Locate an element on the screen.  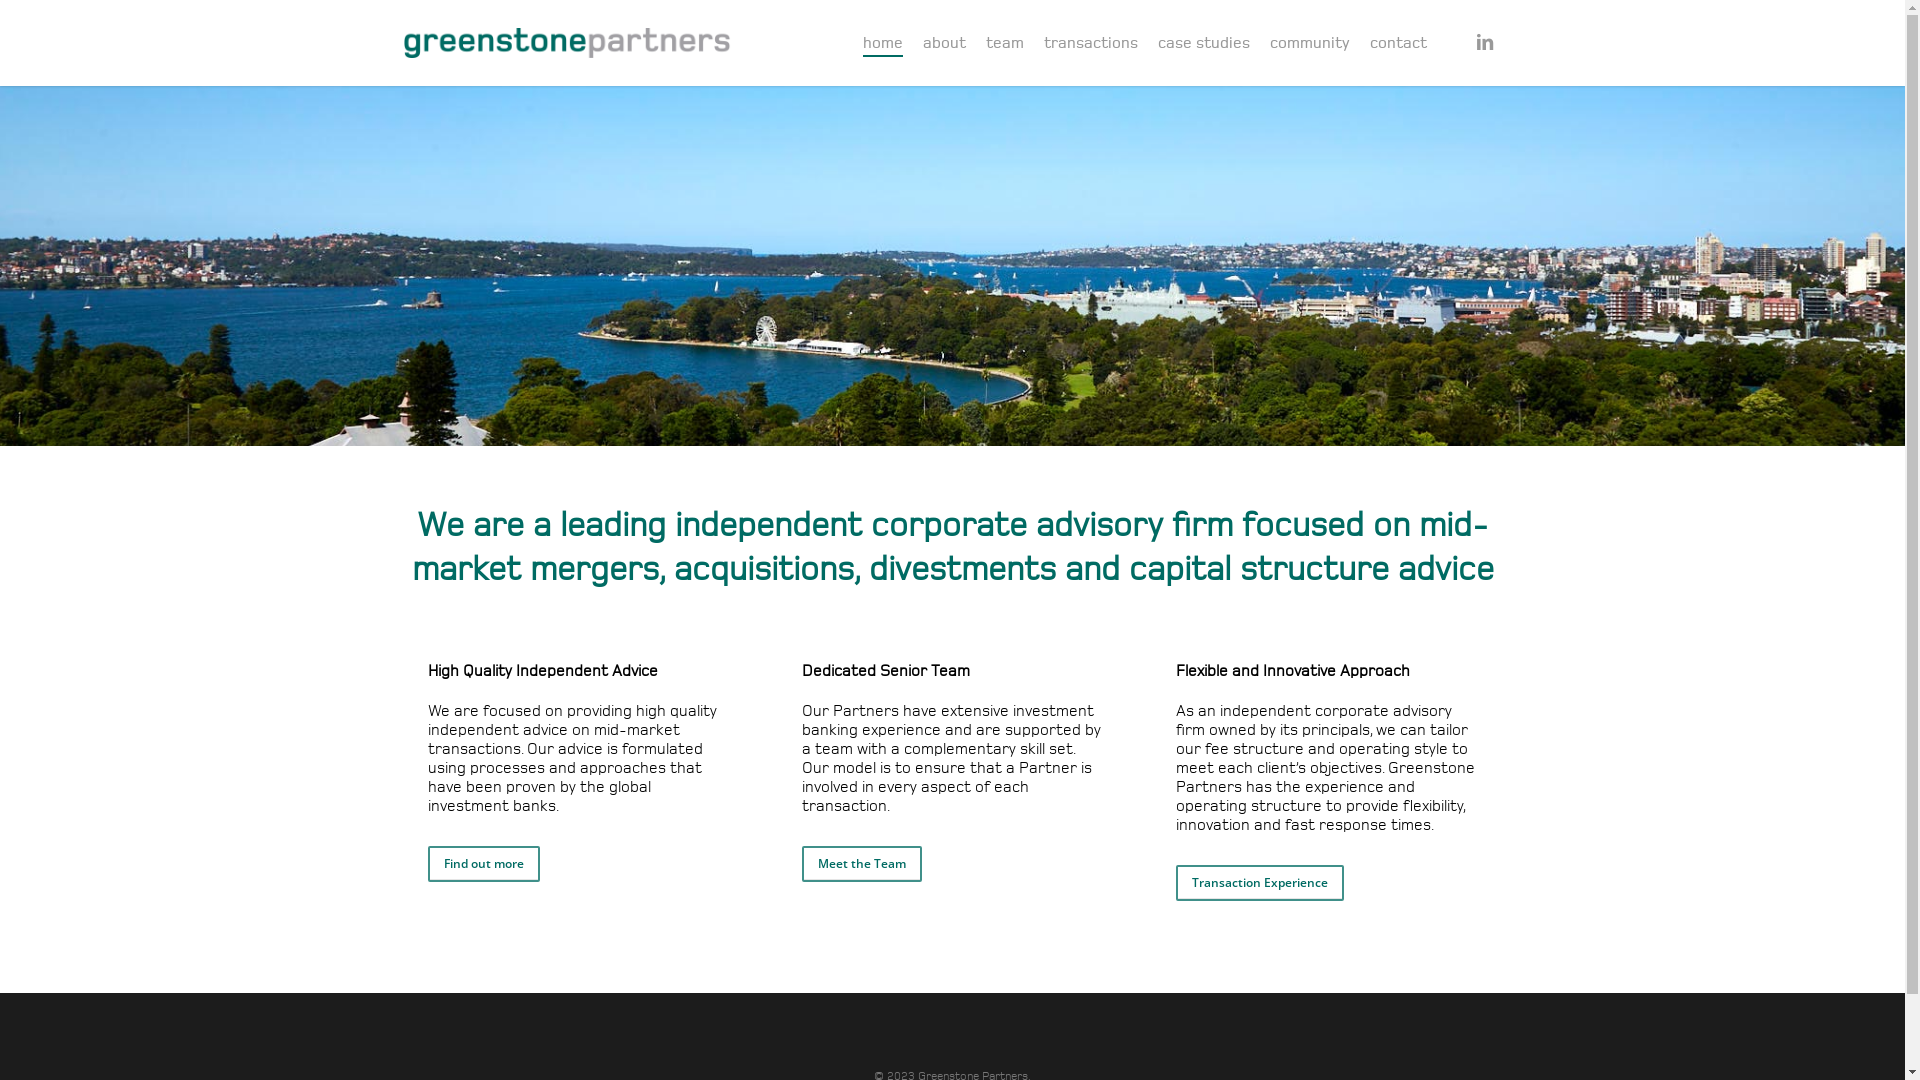
'community' is located at coordinates (1310, 42).